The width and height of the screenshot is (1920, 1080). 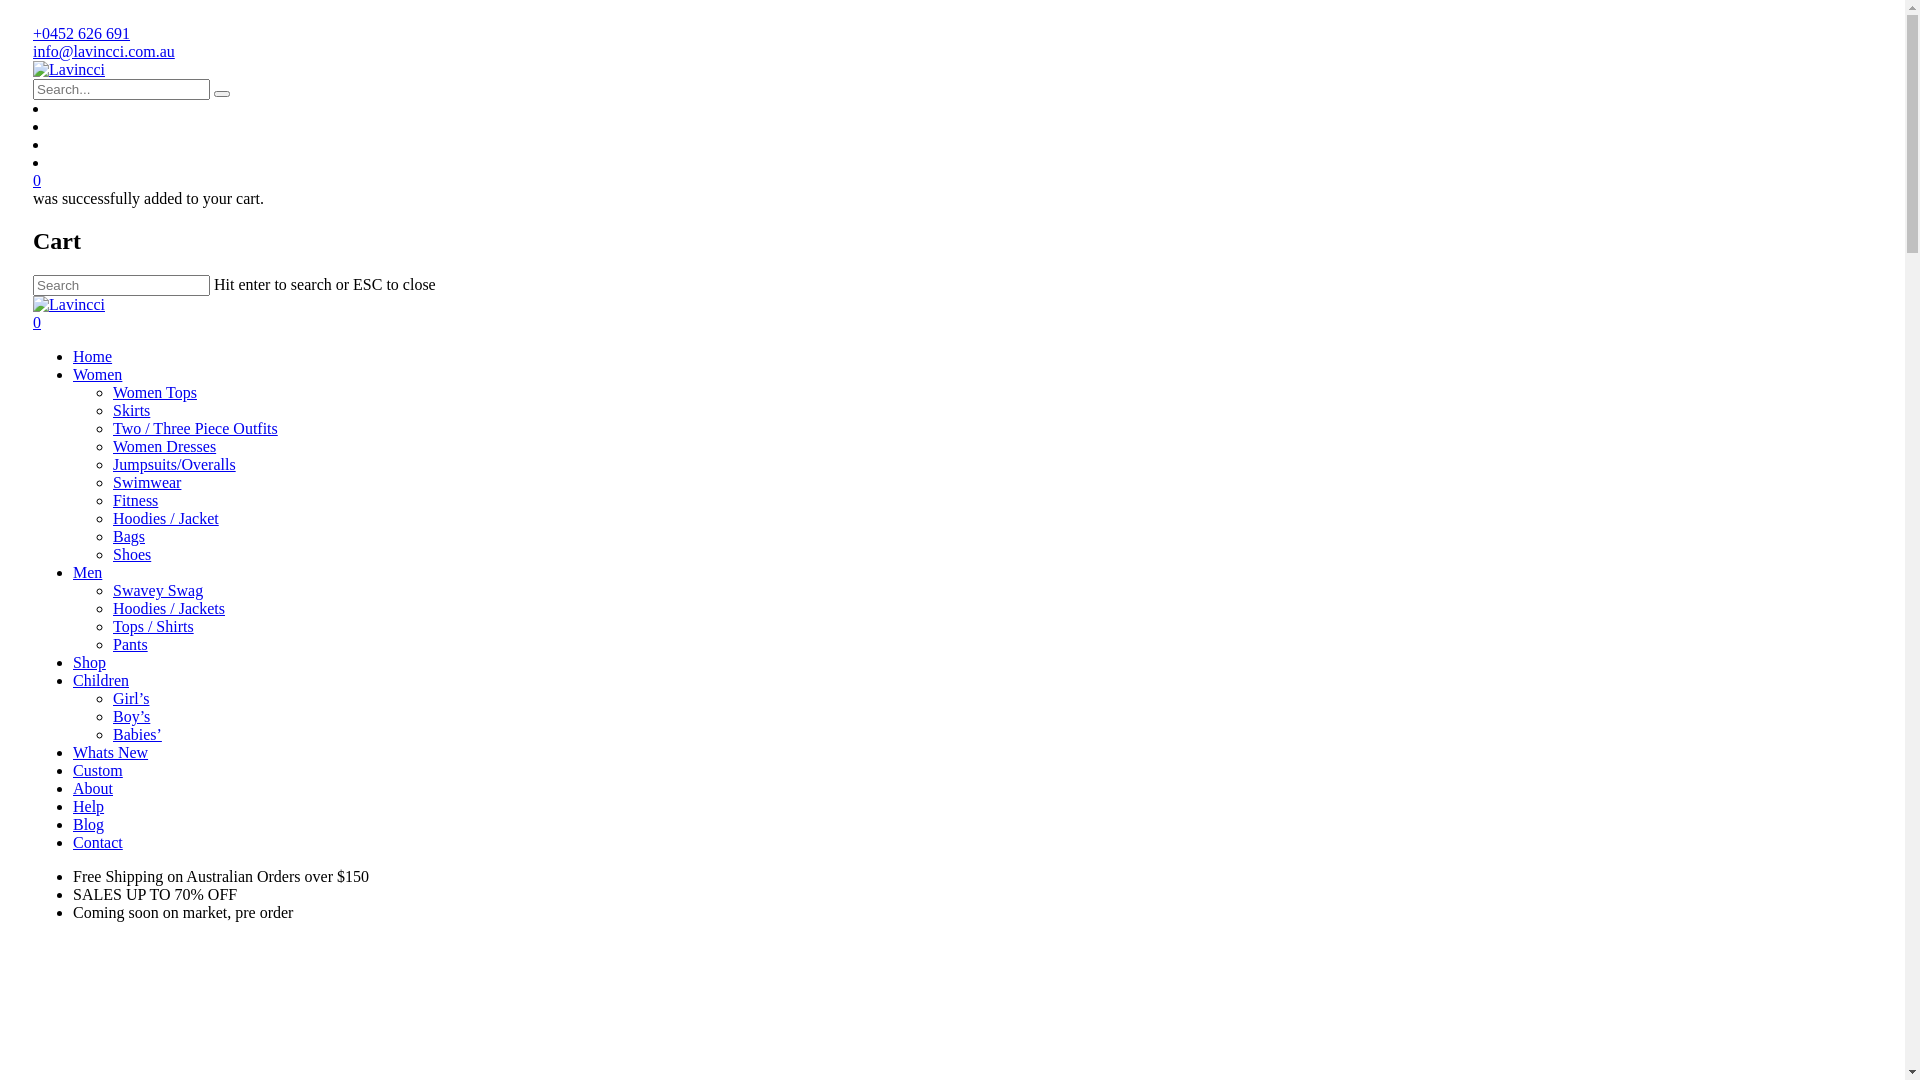 I want to click on 'Pants', so click(x=129, y=644).